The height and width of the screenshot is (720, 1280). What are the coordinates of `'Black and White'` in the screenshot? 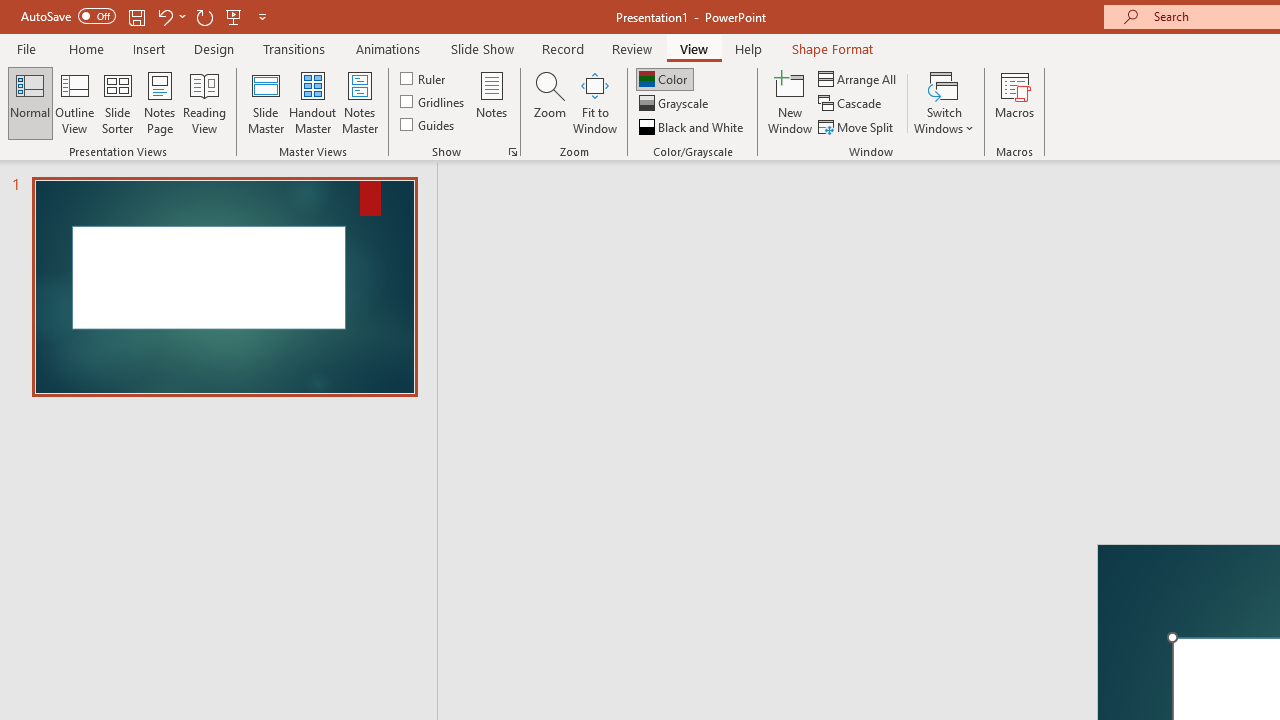 It's located at (693, 127).